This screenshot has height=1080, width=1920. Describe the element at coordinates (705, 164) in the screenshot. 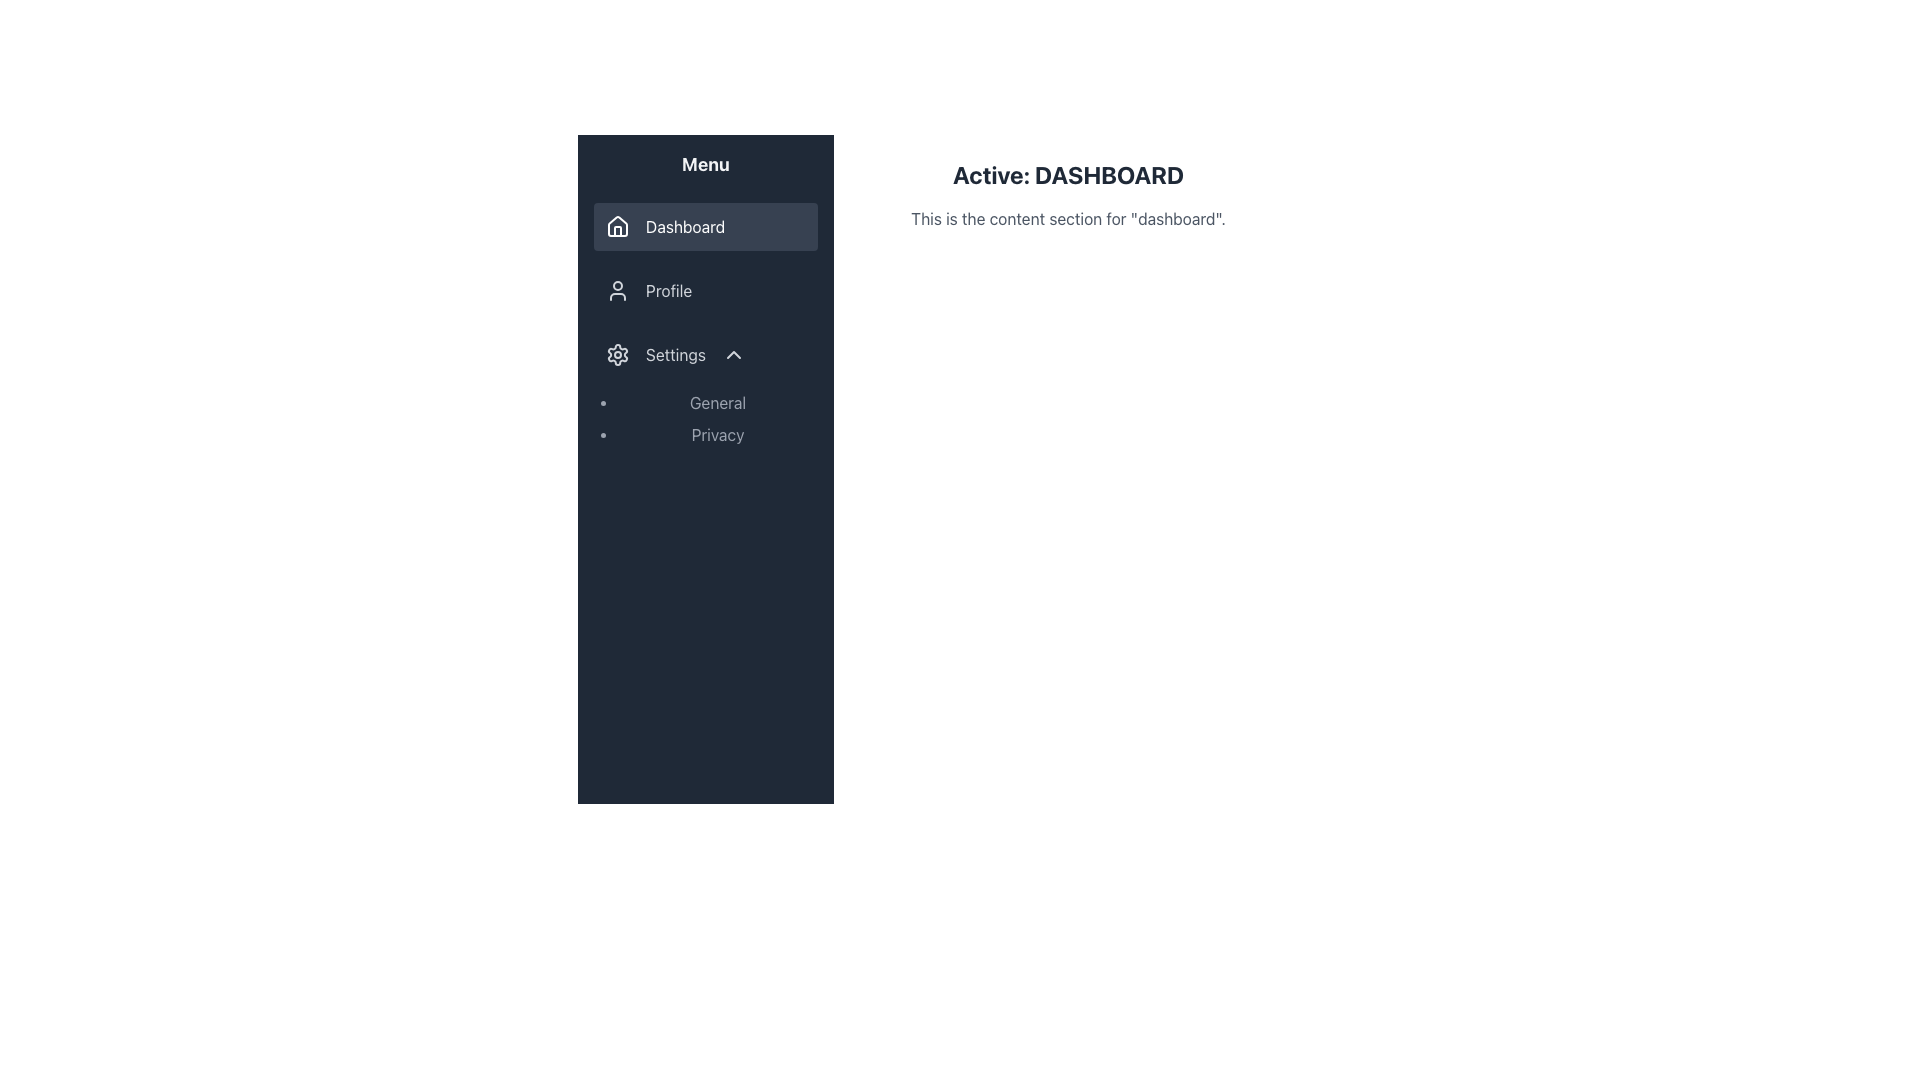

I see `displayed text of the bold 'Menu' label located at the top of the sidebar UI component, which has a large font size and stands out against a dark gray background` at that location.